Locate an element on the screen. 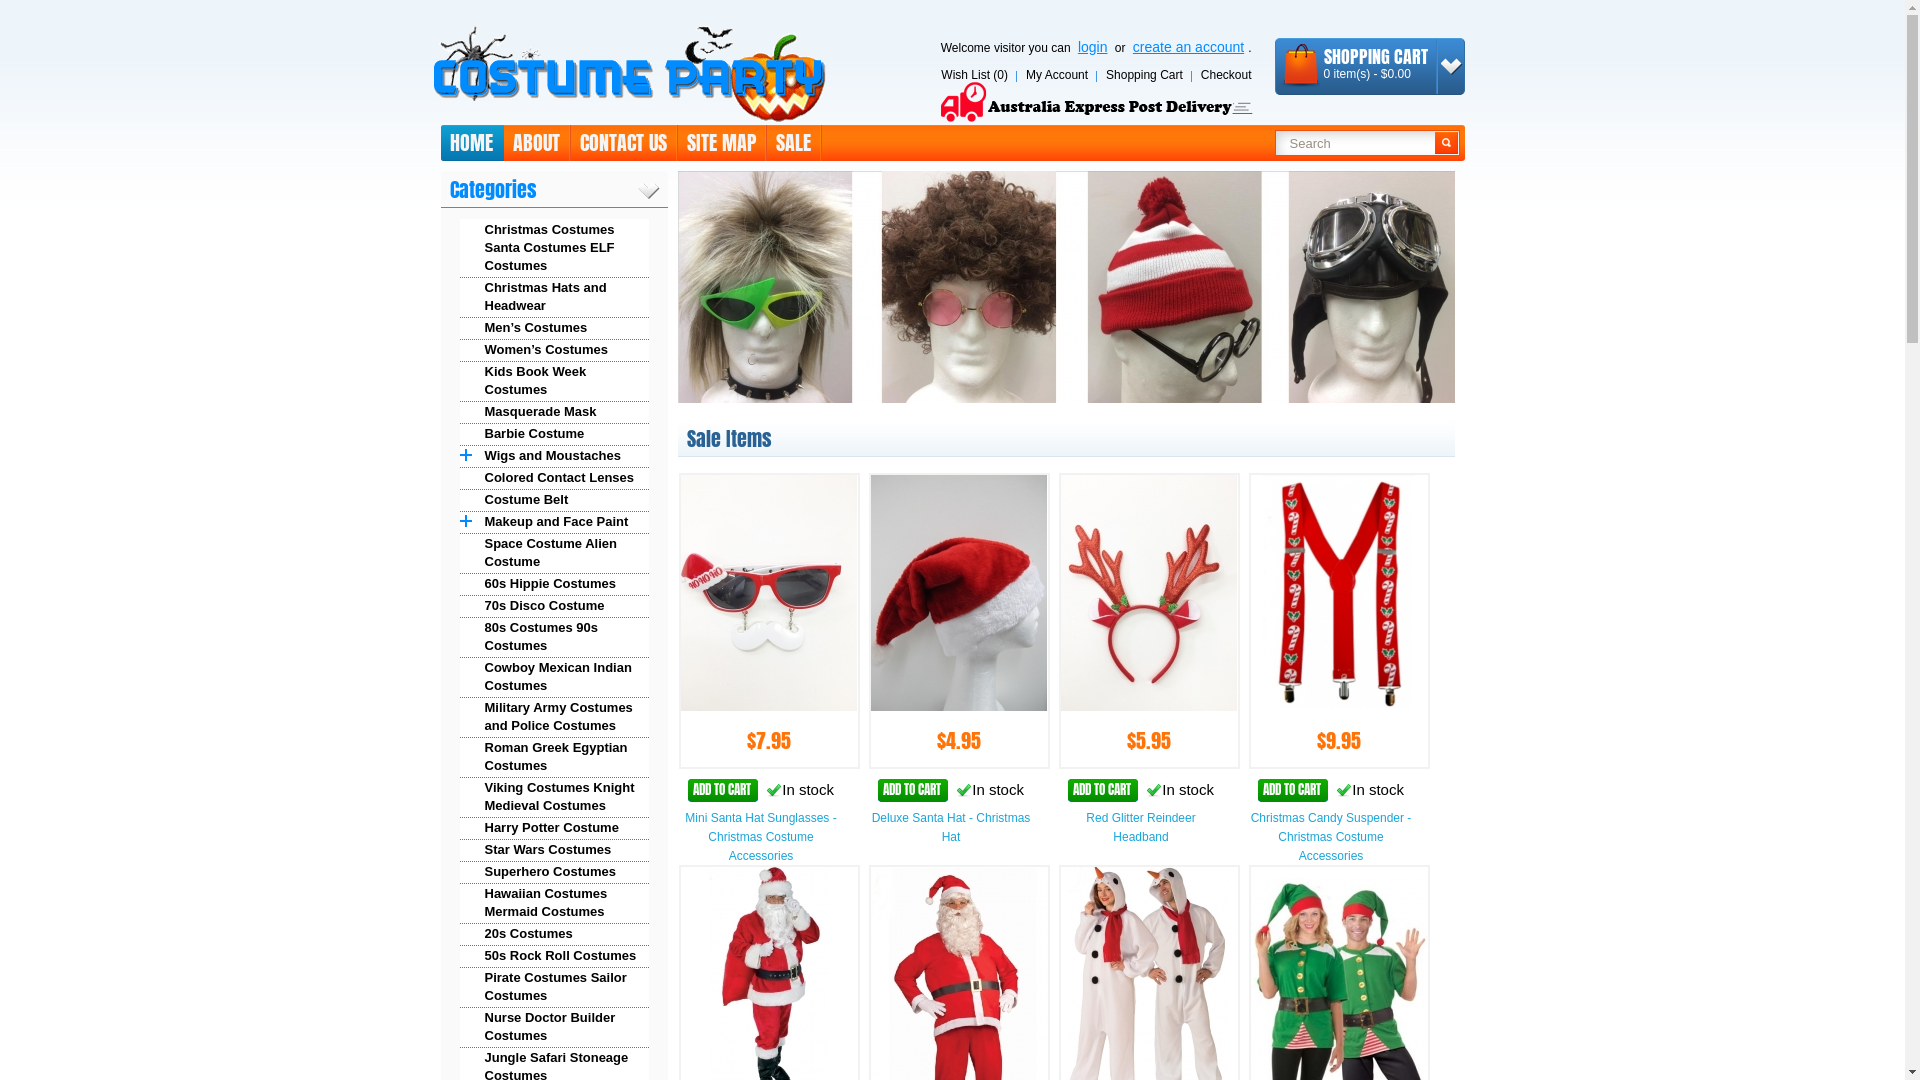 This screenshot has height=1080, width=1920. 'Costume Belt' is located at coordinates (459, 499).